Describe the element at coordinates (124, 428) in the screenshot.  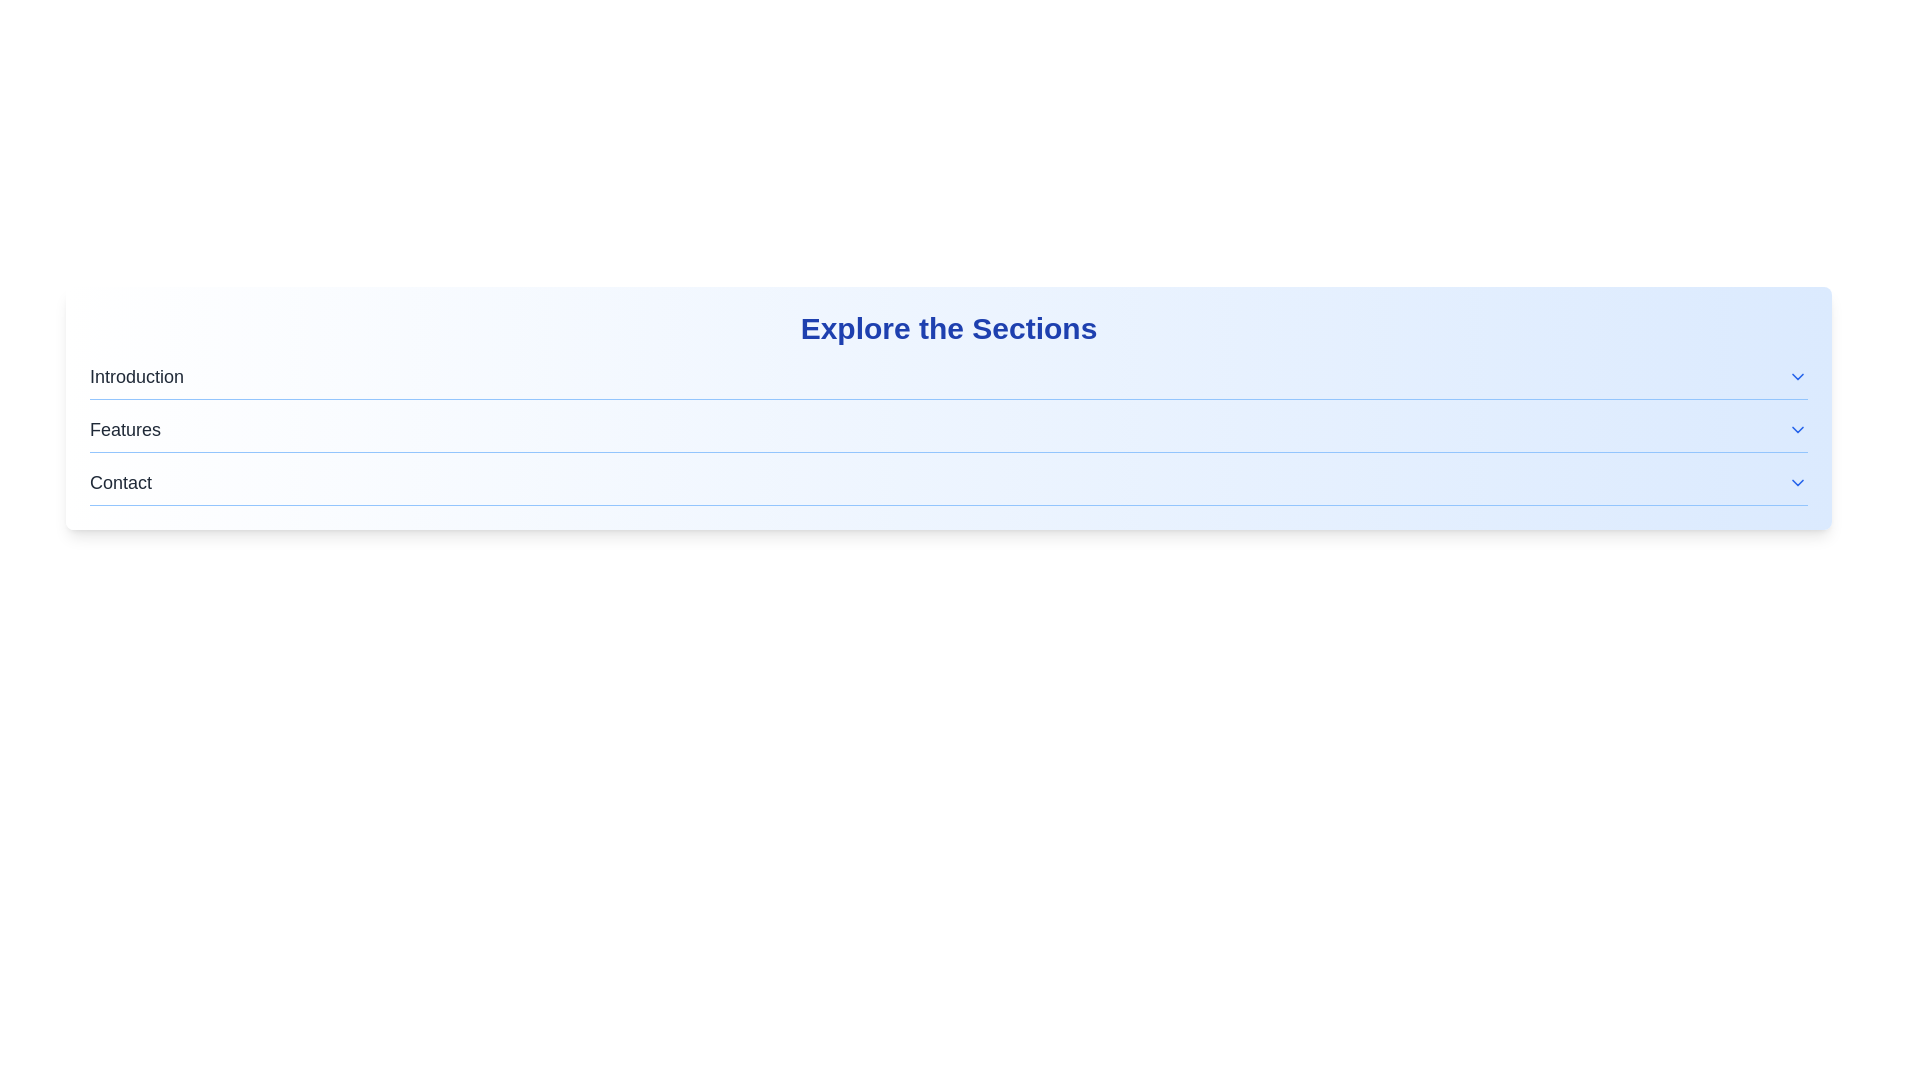
I see `the text label displaying 'Features', which is located under the header 'Explore the Sections' and is styled in dark gray. This label is the second item in a vertical list, positioned between 'Introduction' and 'Contact'` at that location.